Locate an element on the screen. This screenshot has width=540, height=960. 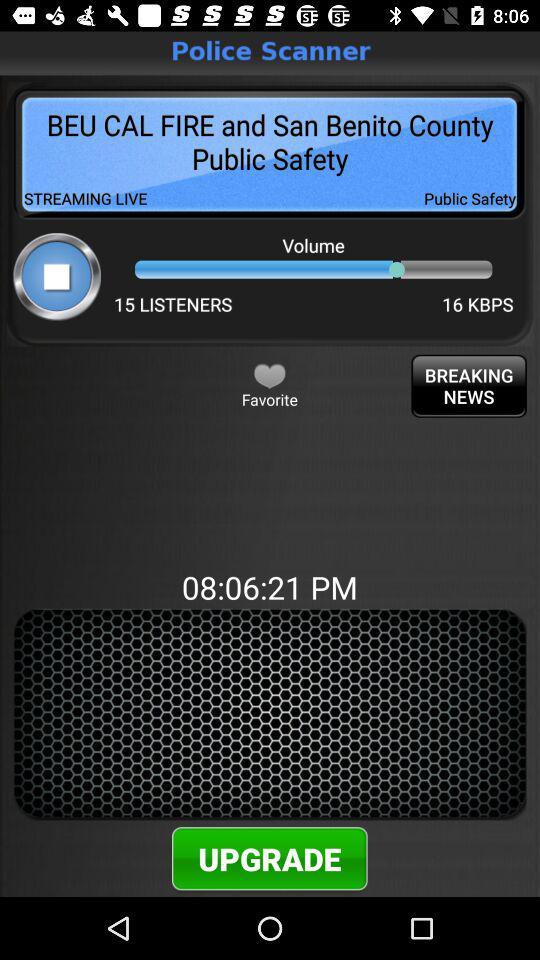
favorite is located at coordinates (269, 374).